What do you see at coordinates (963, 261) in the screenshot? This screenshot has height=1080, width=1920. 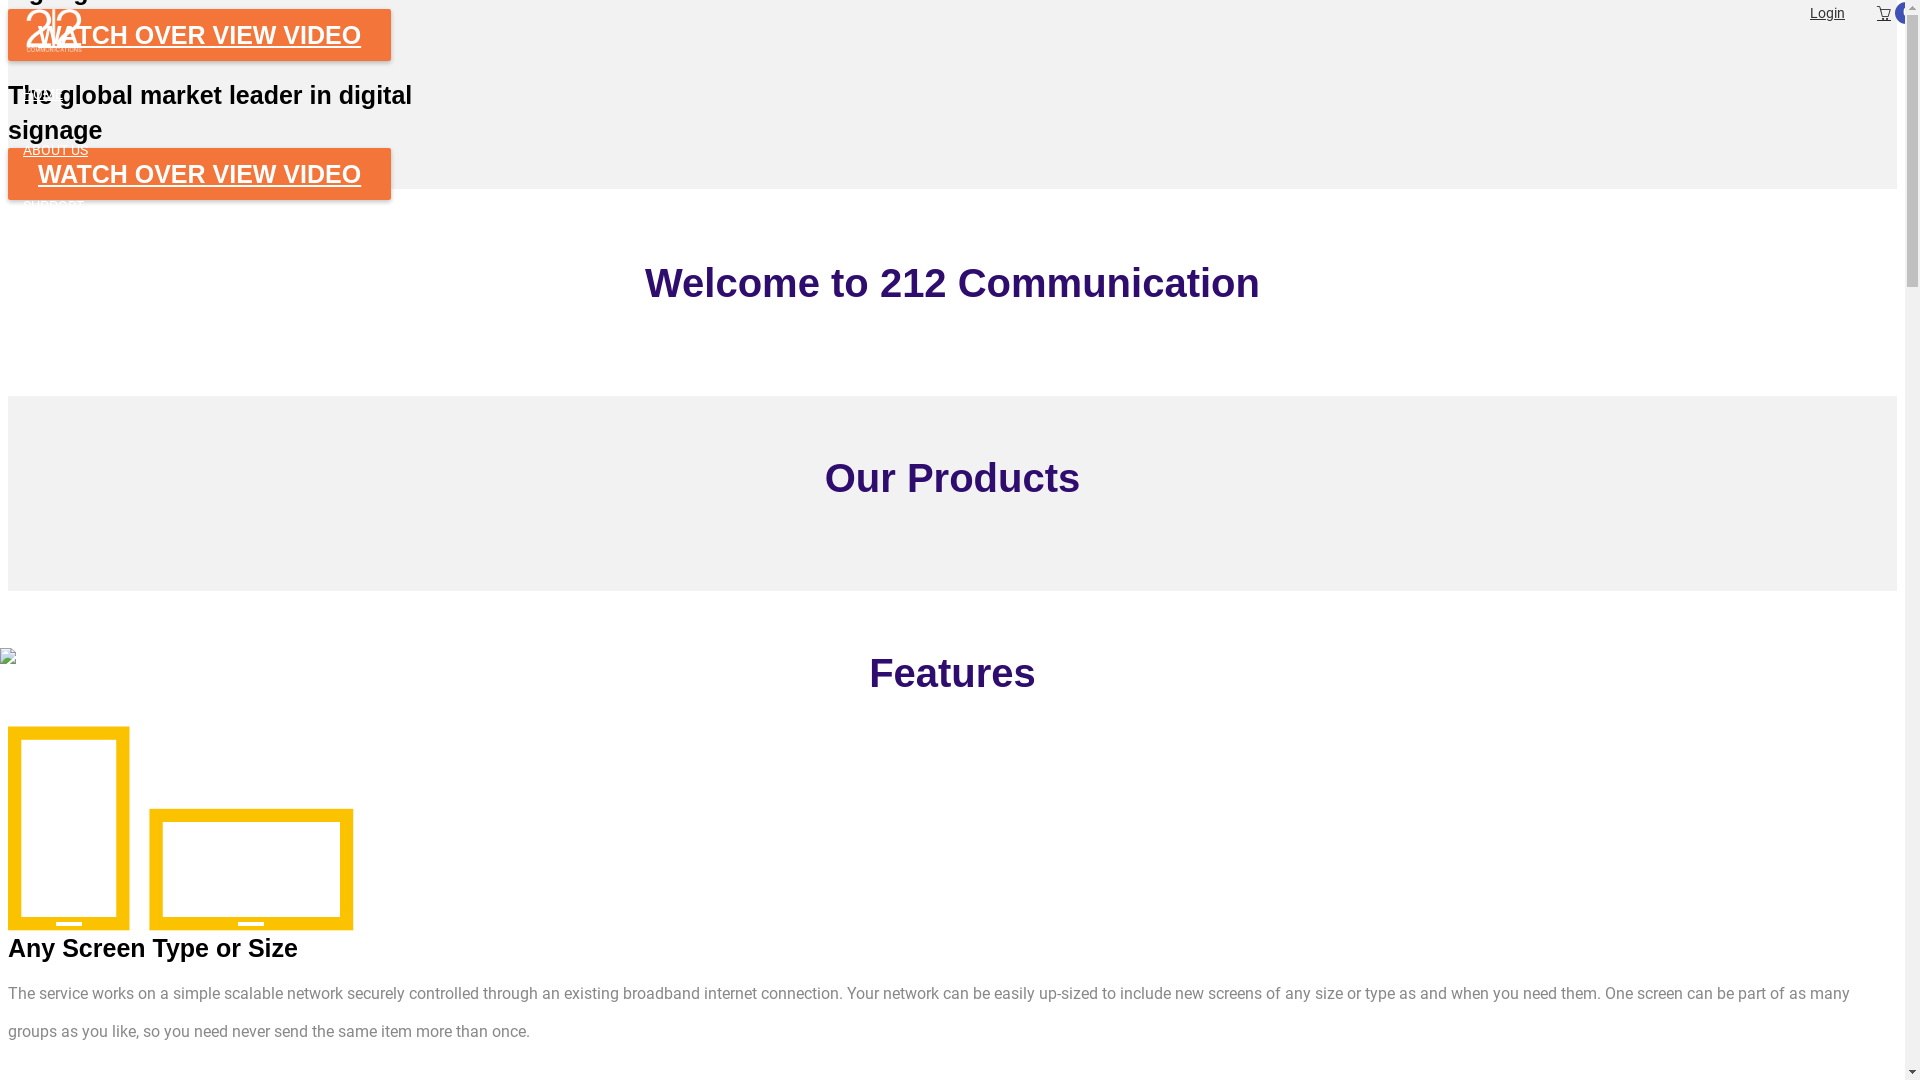 I see `'PRODUCTS'` at bounding box center [963, 261].